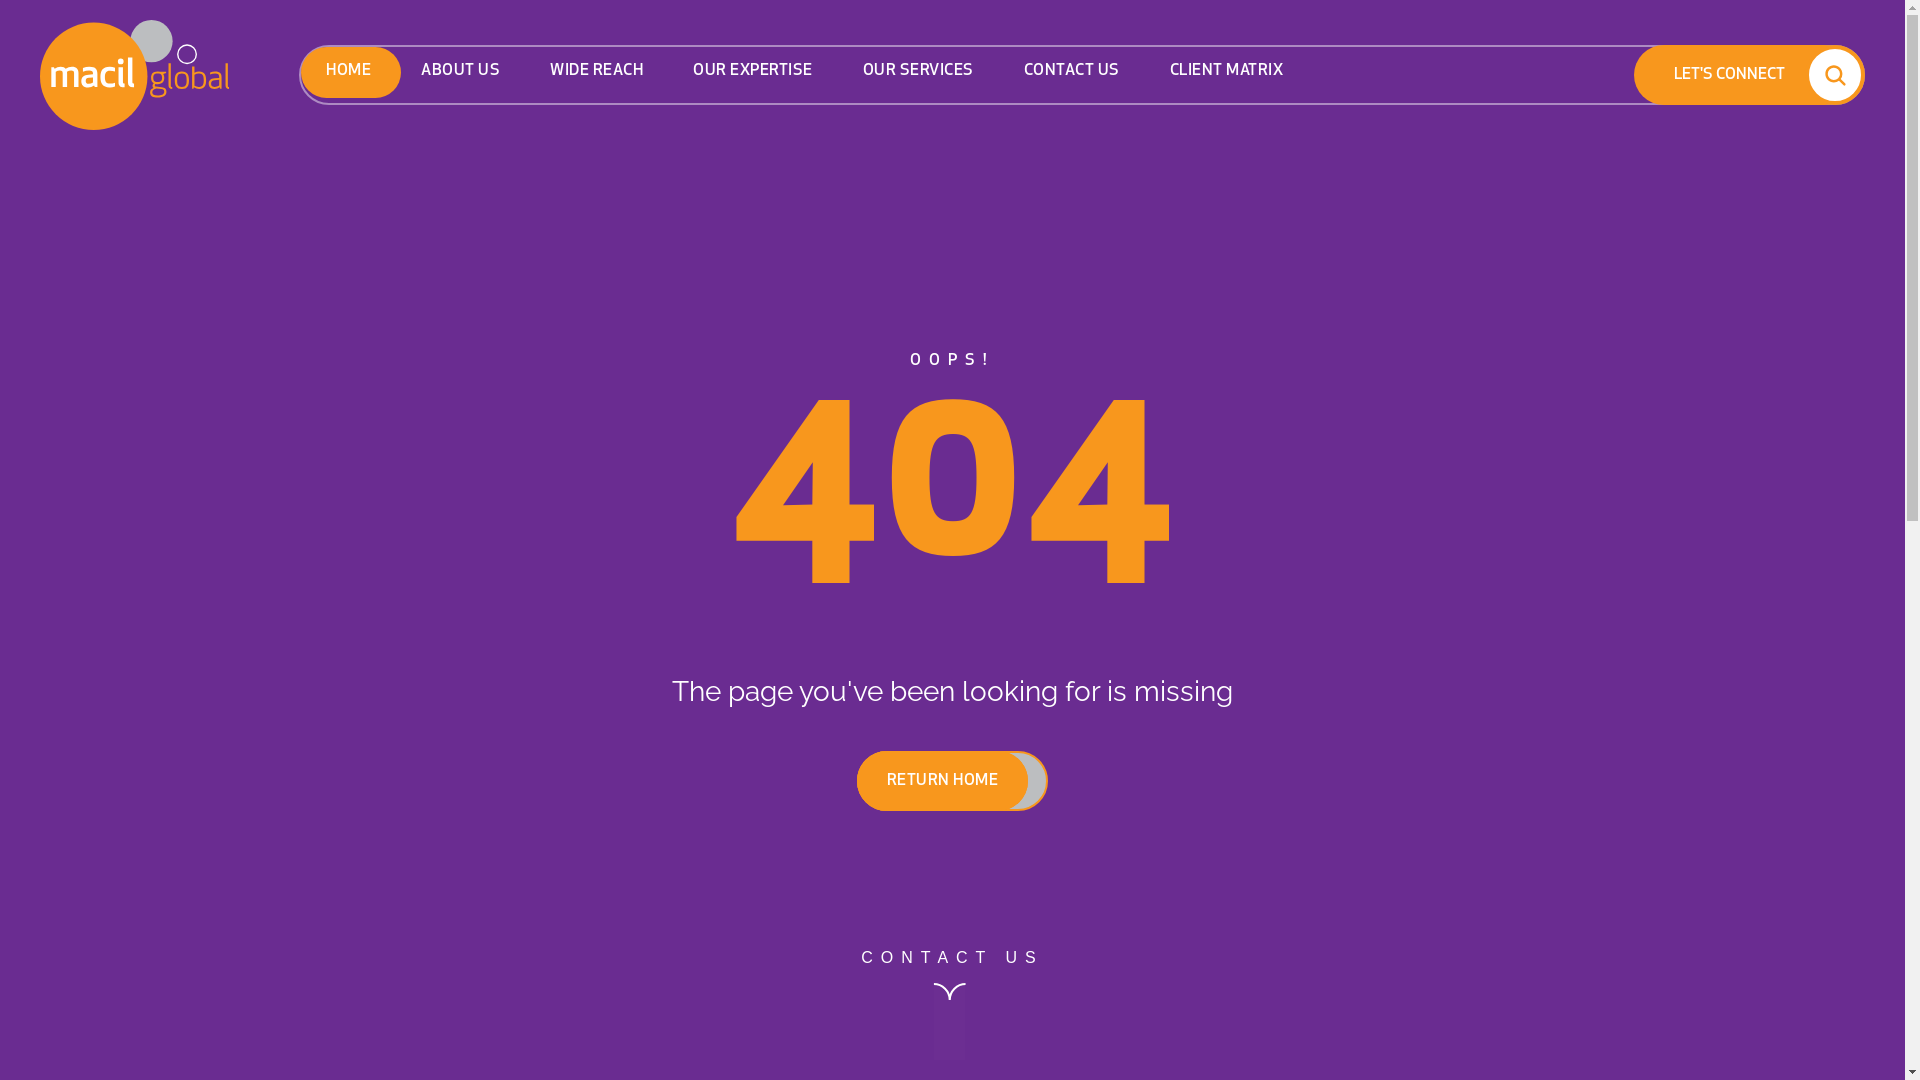 The width and height of the screenshot is (1920, 1080). Describe the element at coordinates (1743, 73) in the screenshot. I see `'LET'S CONNECT'` at that location.